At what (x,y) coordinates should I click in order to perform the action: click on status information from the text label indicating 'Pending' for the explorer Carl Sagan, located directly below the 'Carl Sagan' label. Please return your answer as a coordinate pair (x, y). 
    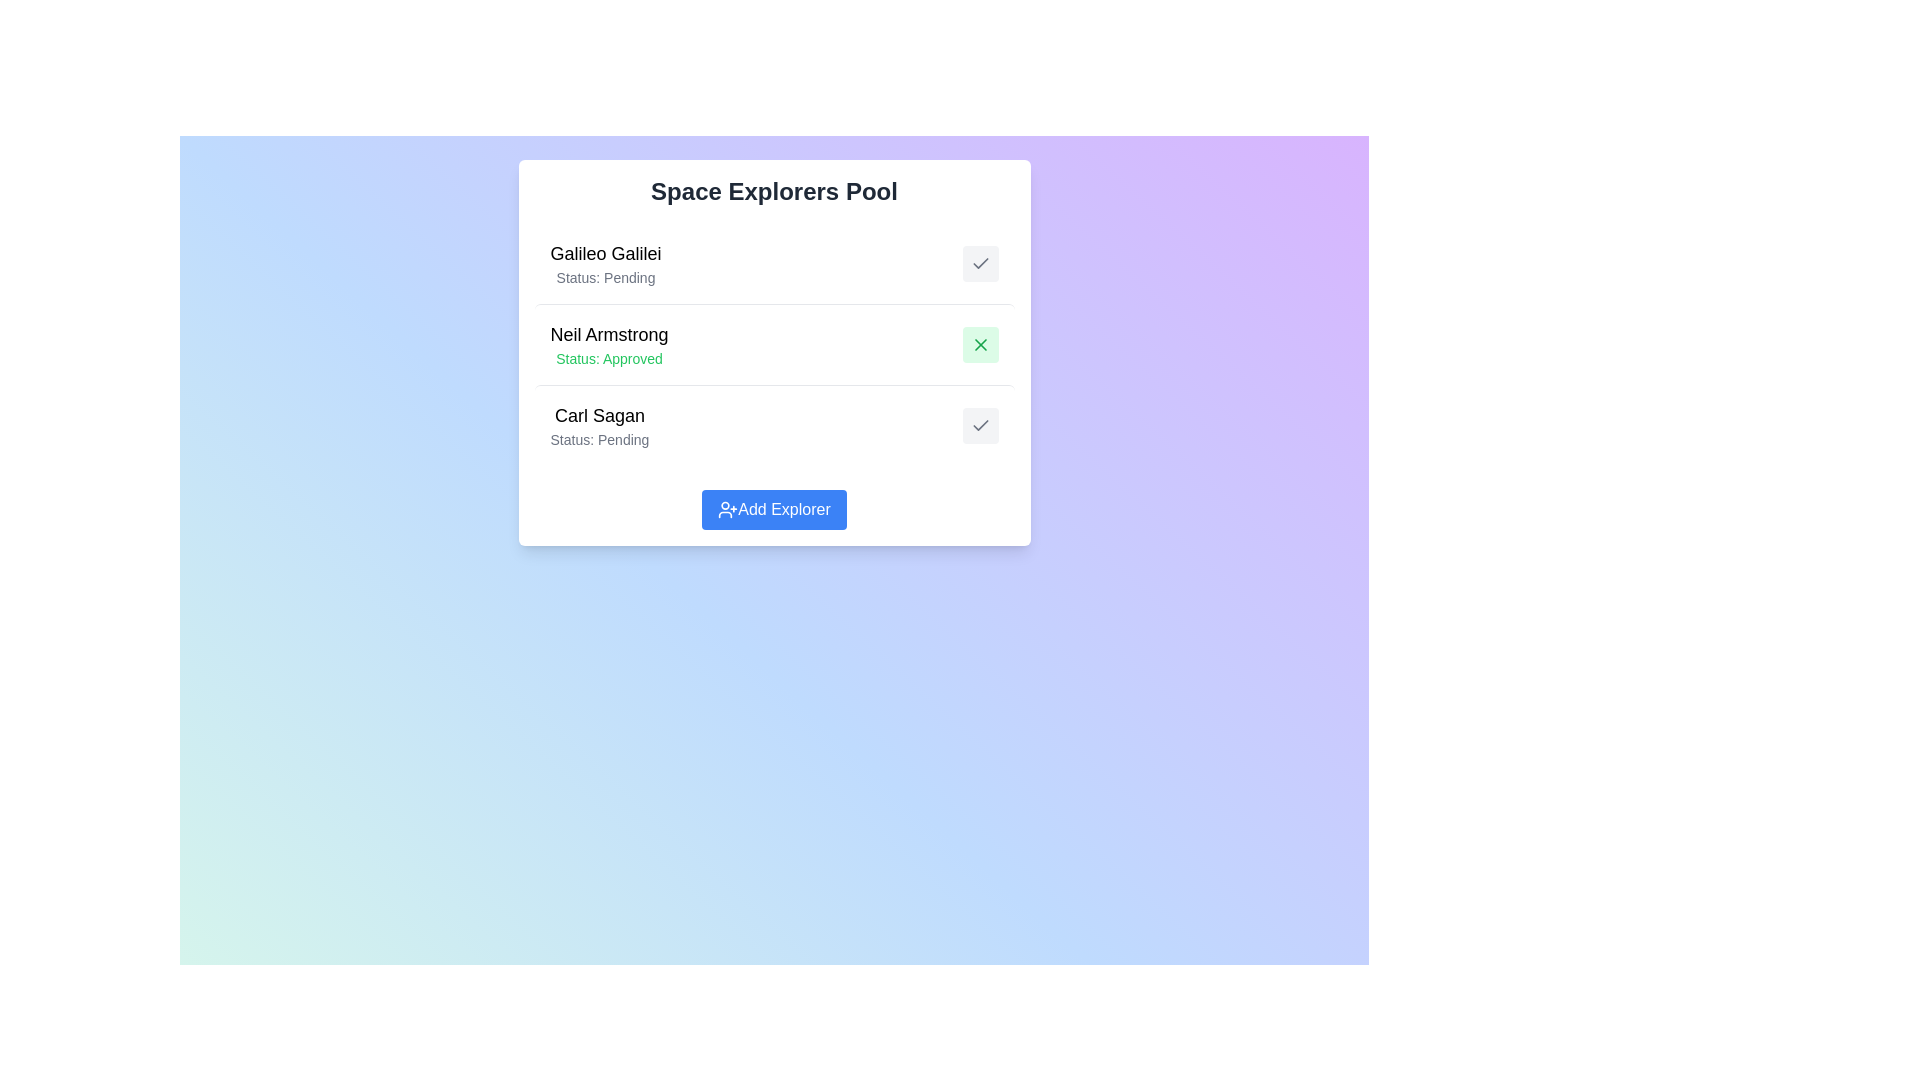
    Looking at the image, I should click on (599, 438).